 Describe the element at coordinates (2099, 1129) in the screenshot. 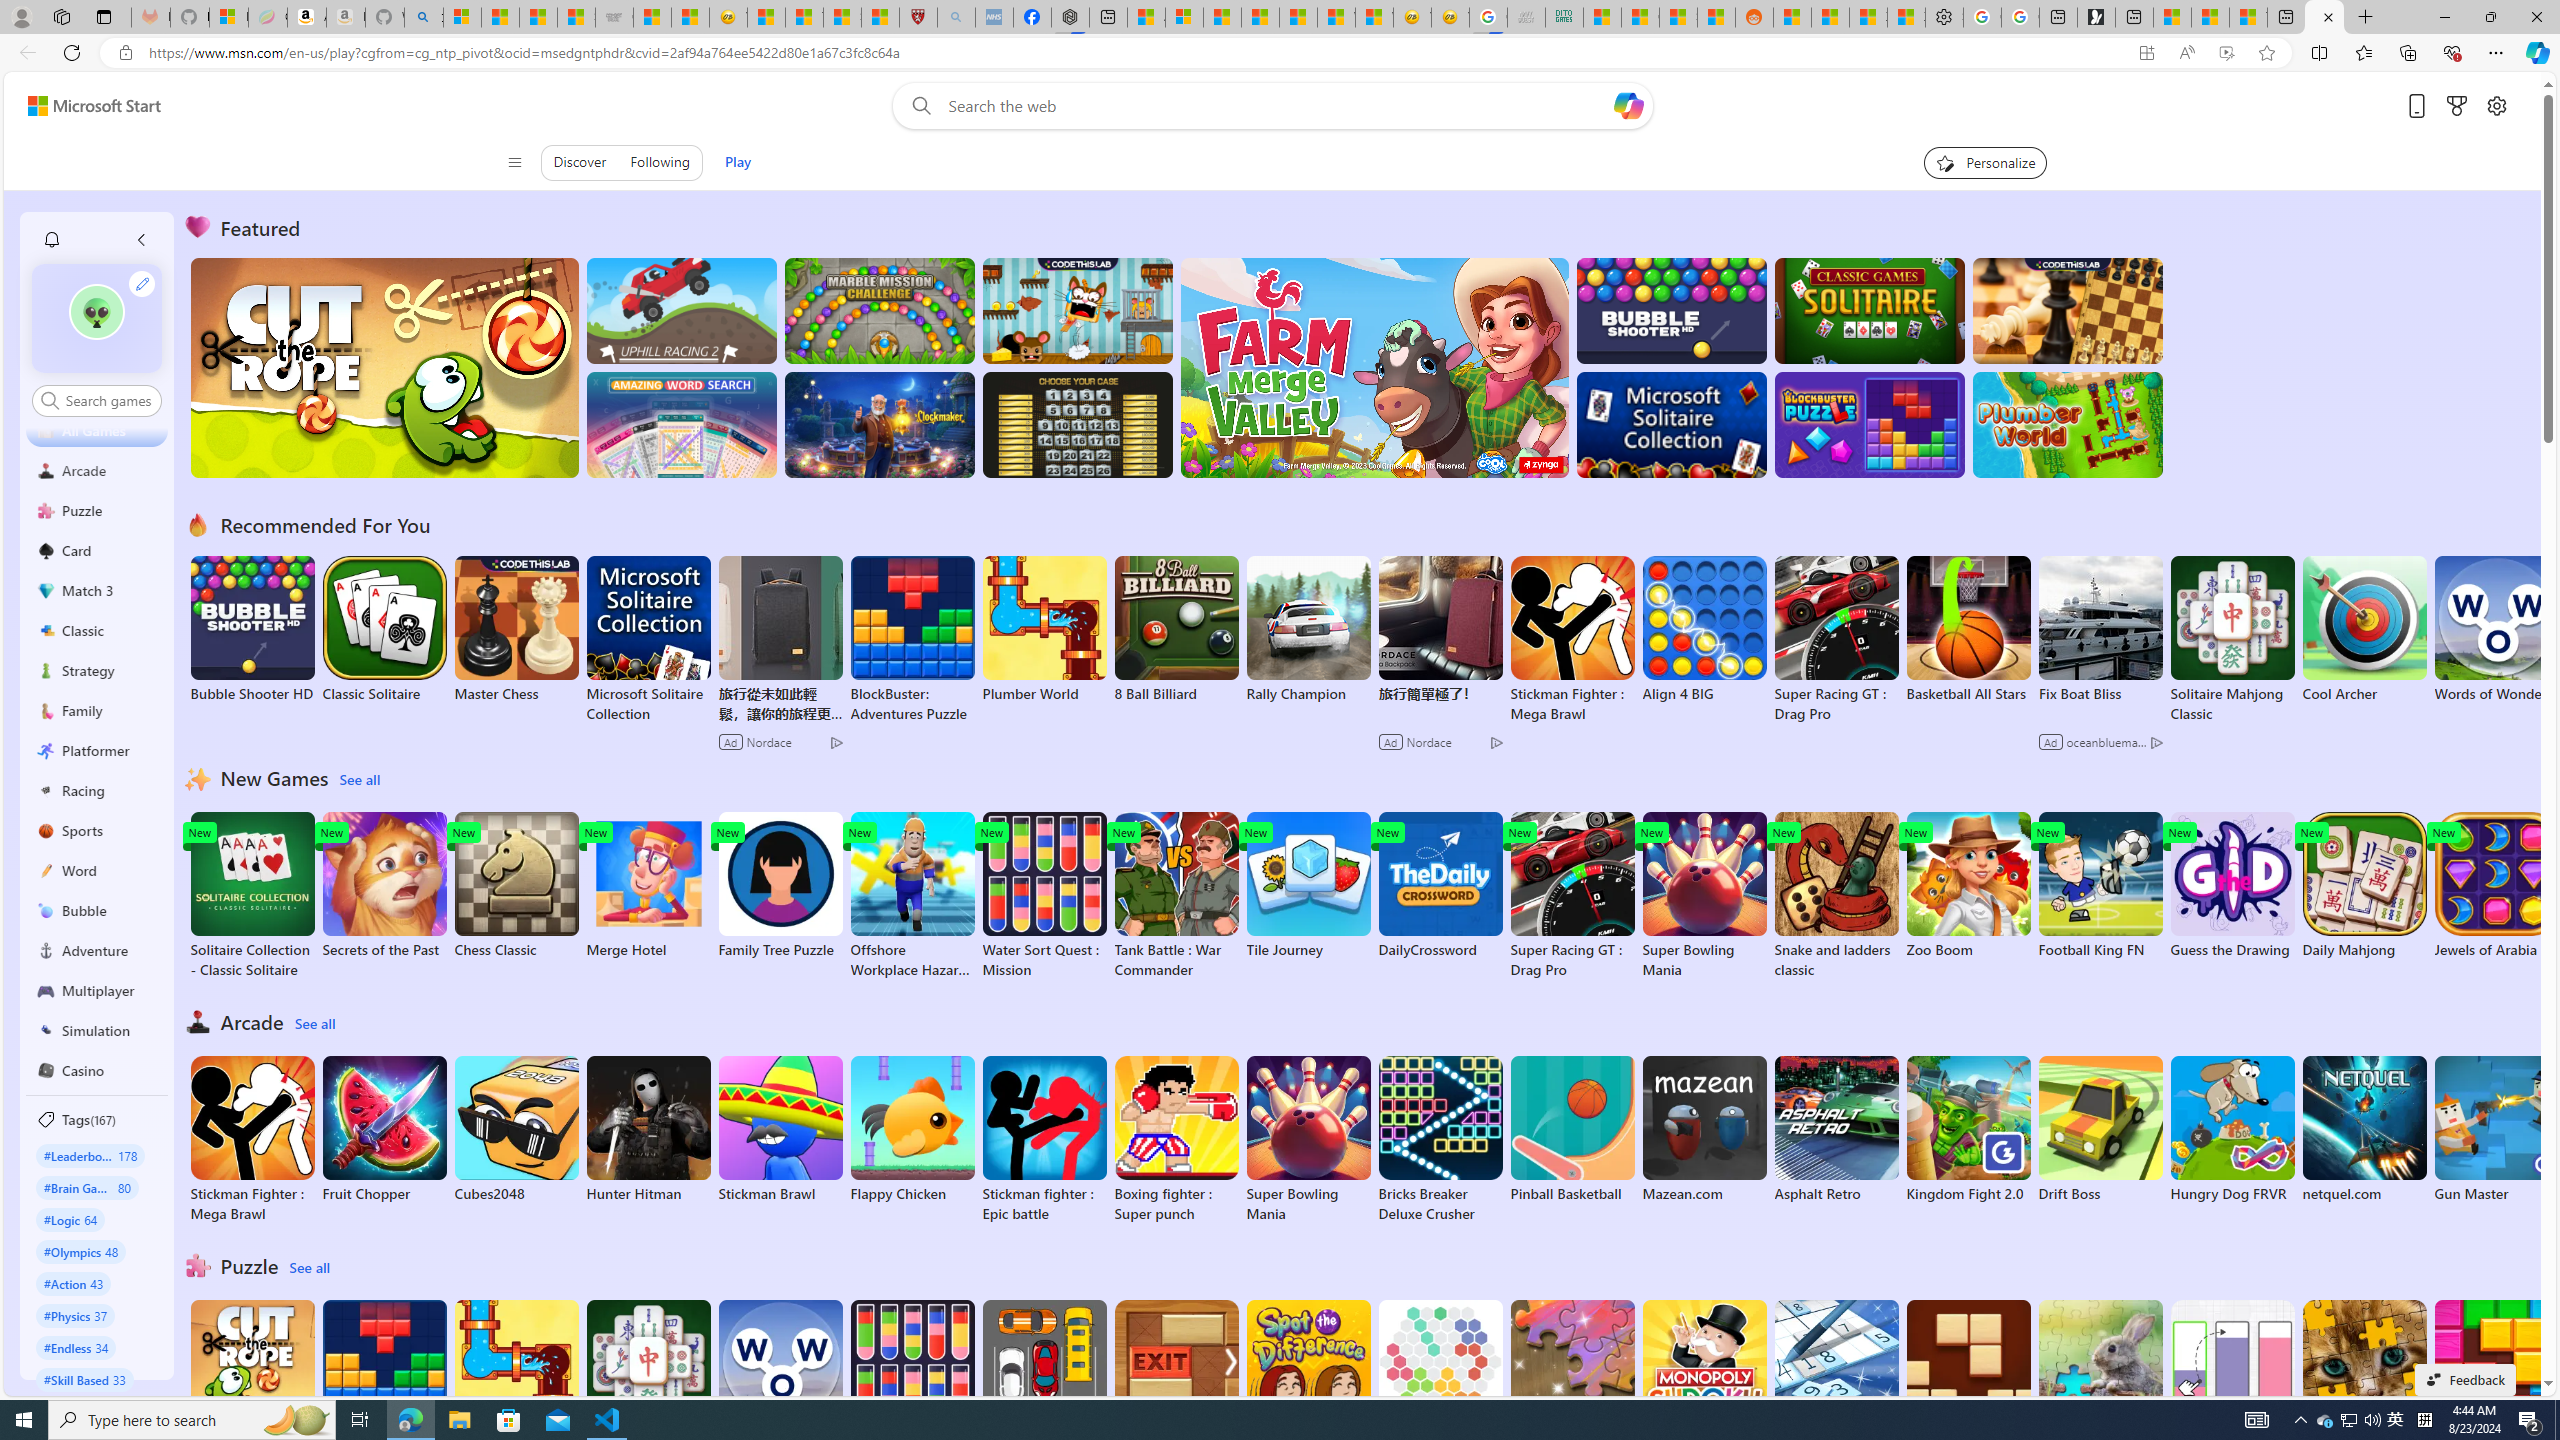

I see `'Drift Boss'` at that location.